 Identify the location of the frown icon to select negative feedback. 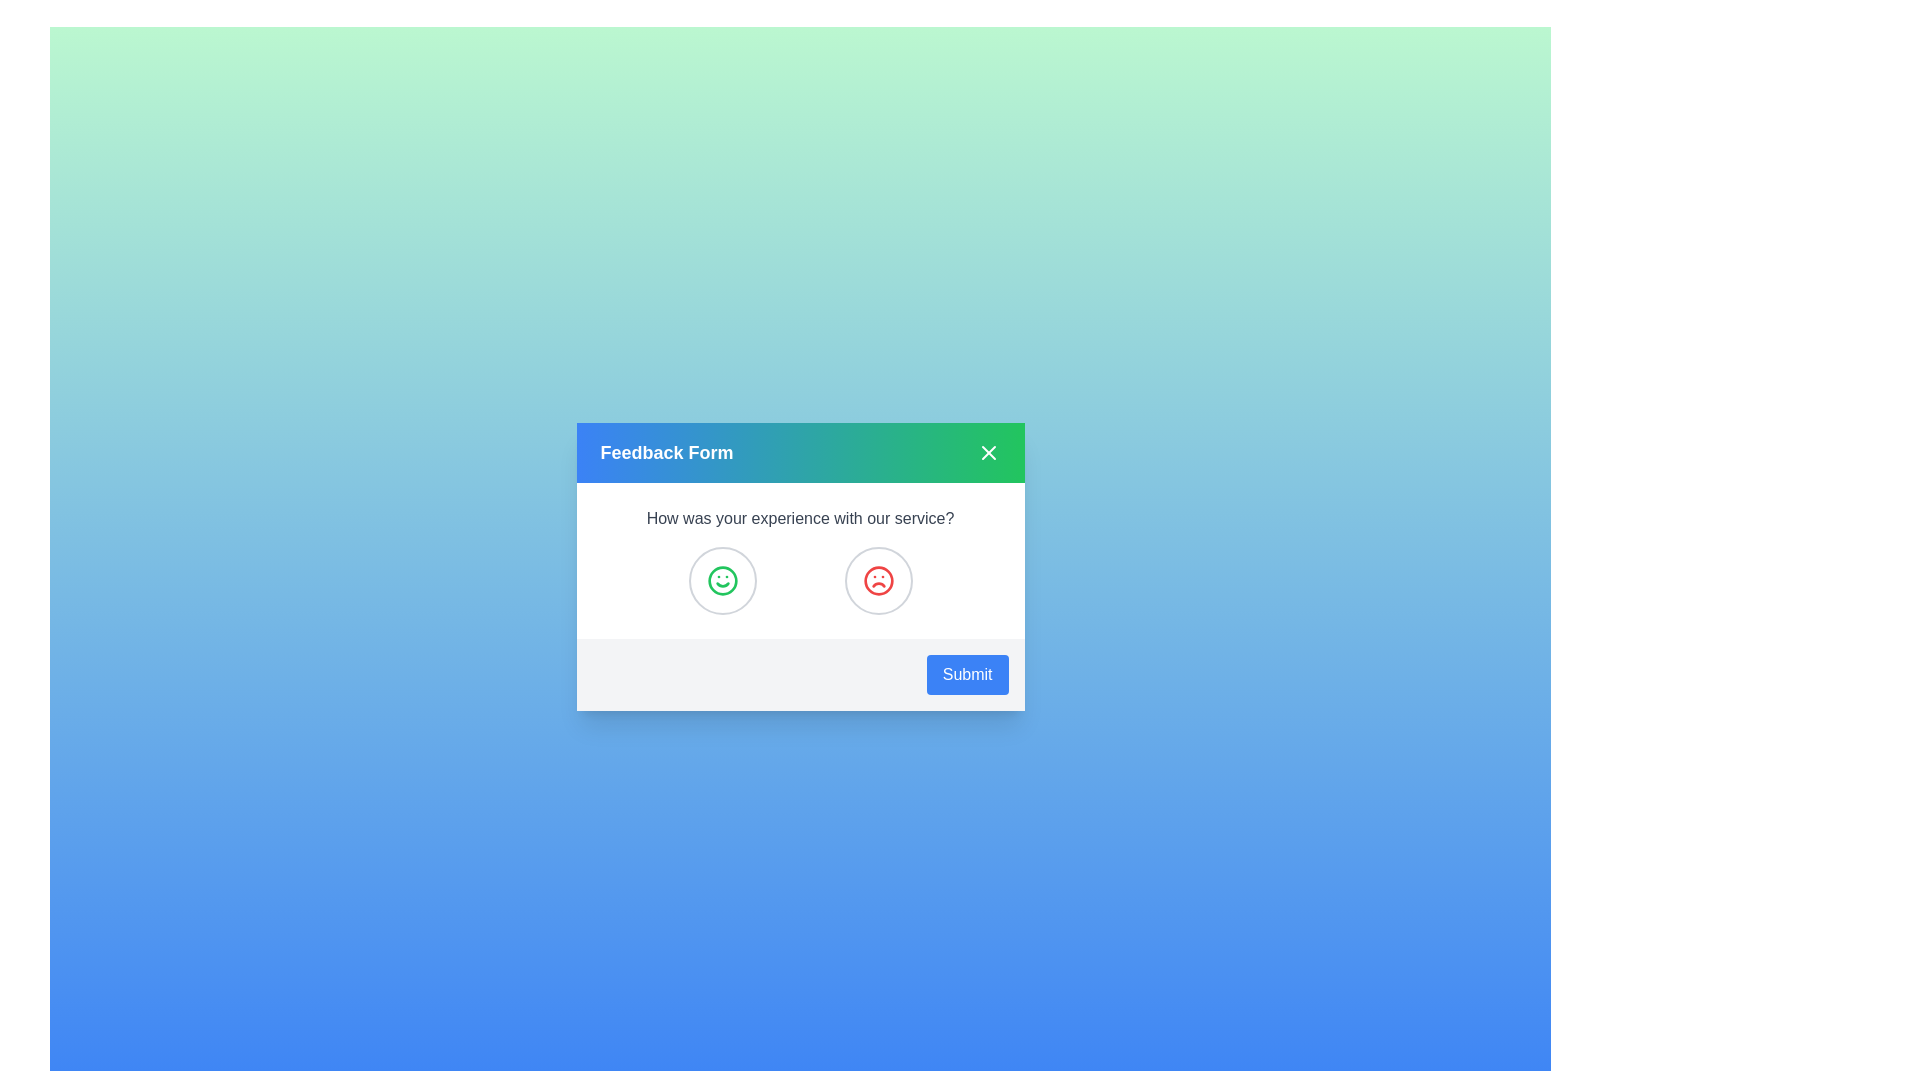
(878, 581).